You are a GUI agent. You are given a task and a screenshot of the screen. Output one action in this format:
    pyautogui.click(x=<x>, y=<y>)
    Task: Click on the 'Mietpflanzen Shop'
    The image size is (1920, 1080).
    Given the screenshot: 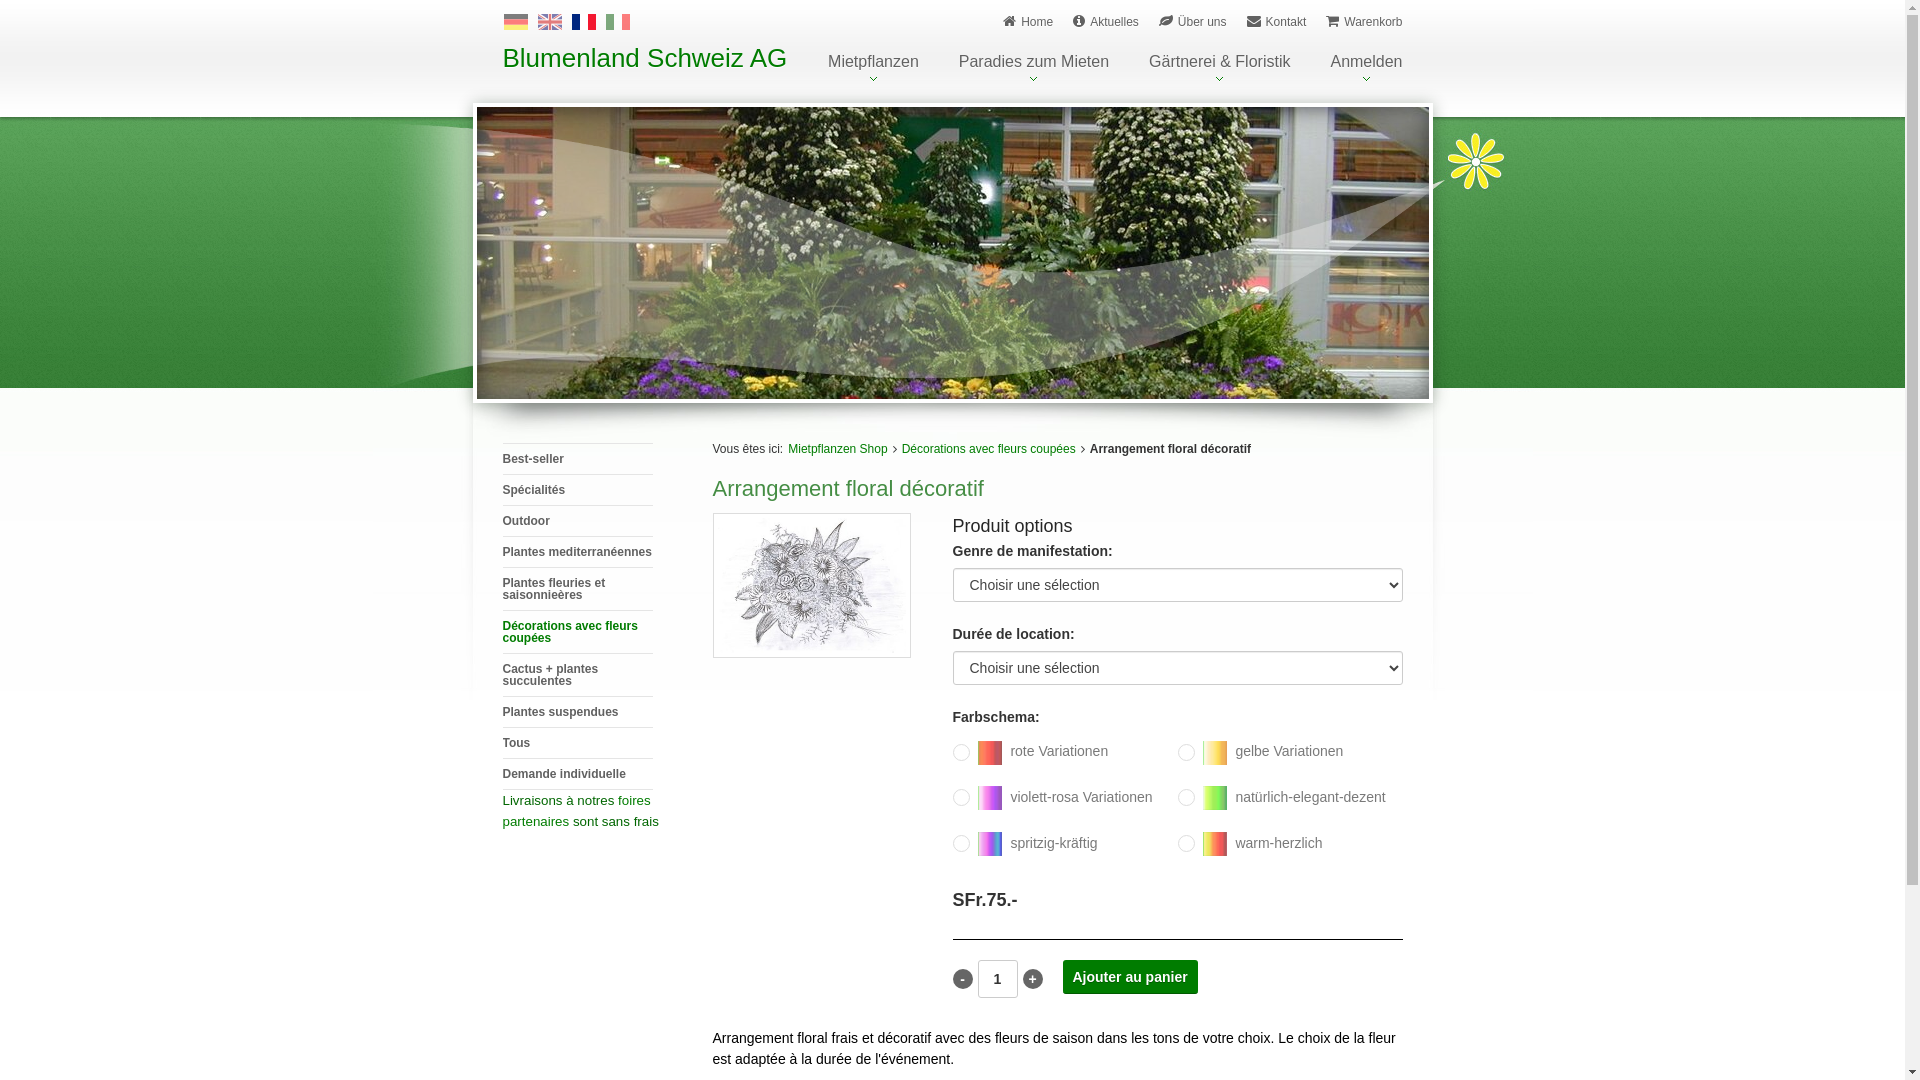 What is the action you would take?
    pyautogui.click(x=837, y=447)
    